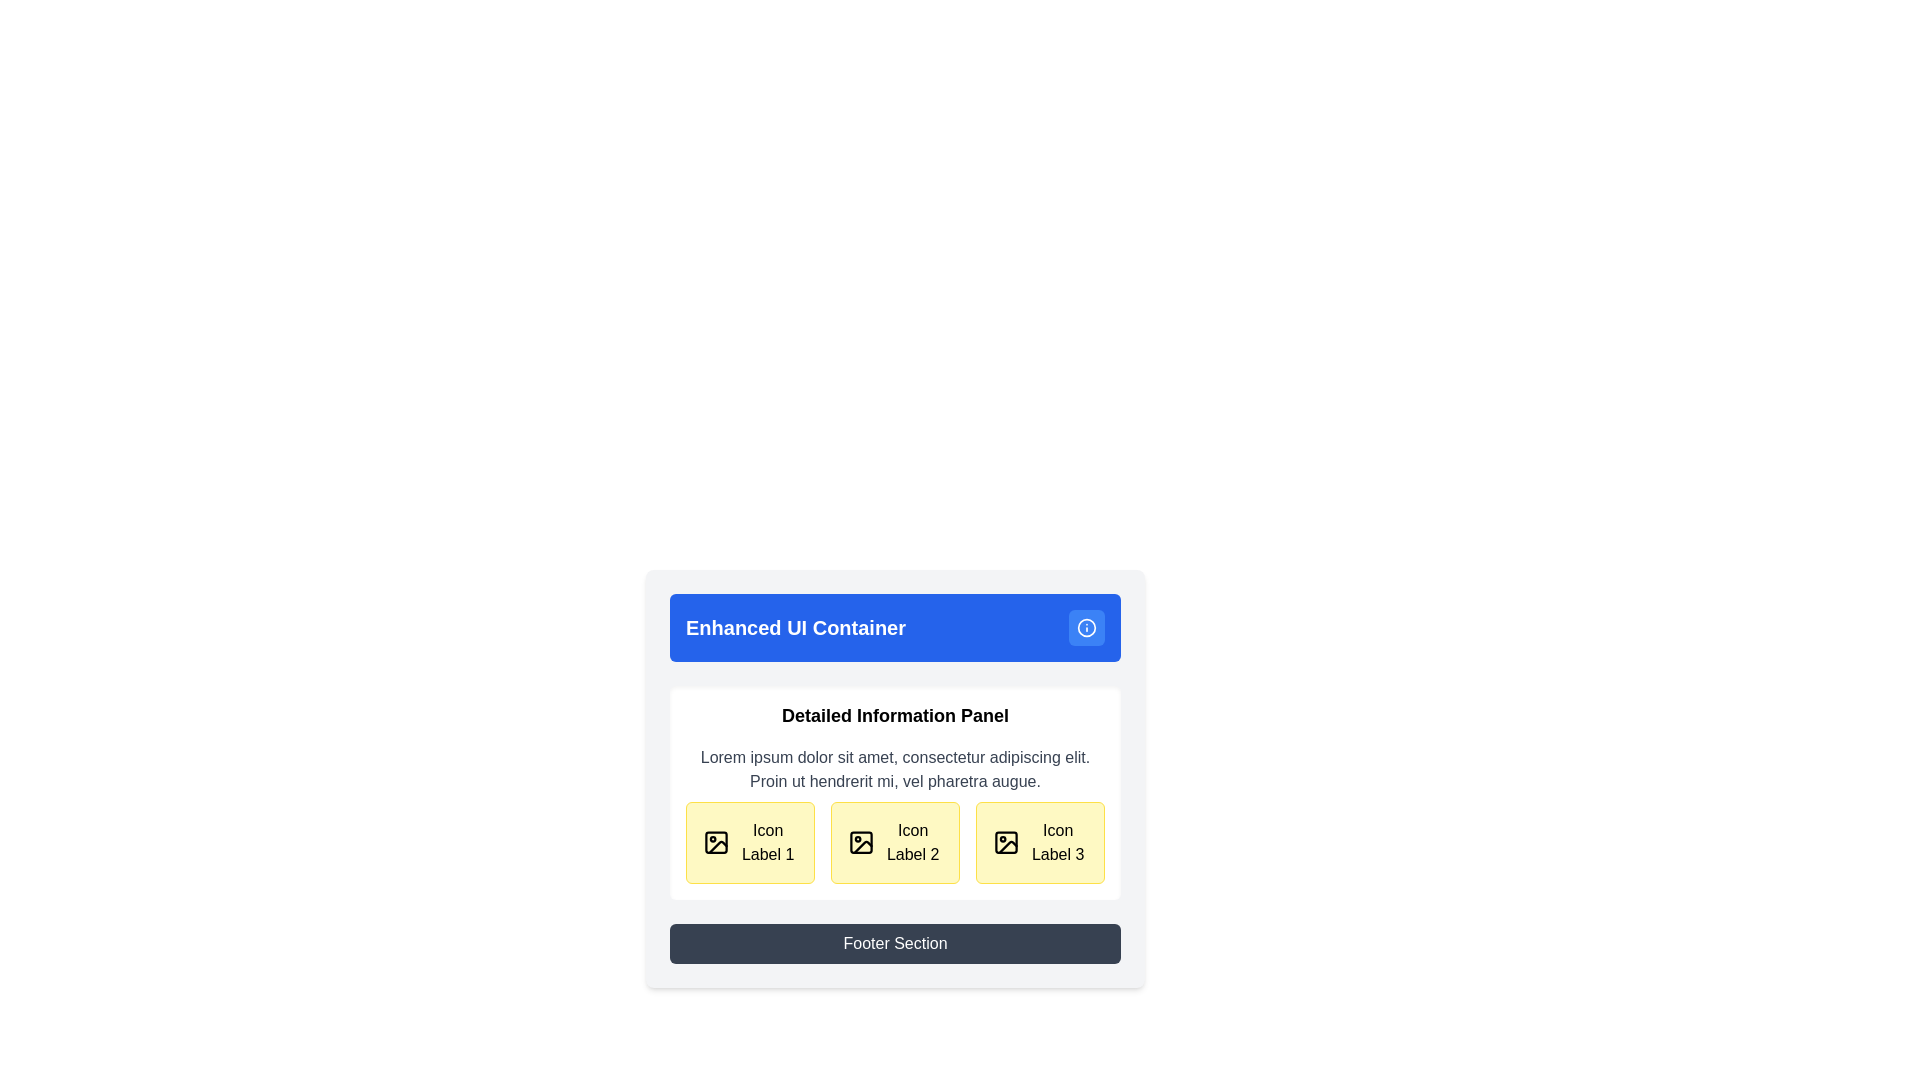  I want to click on the centrally positioned Information Panel or Modal that provides details or options to the user, so click(894, 782).